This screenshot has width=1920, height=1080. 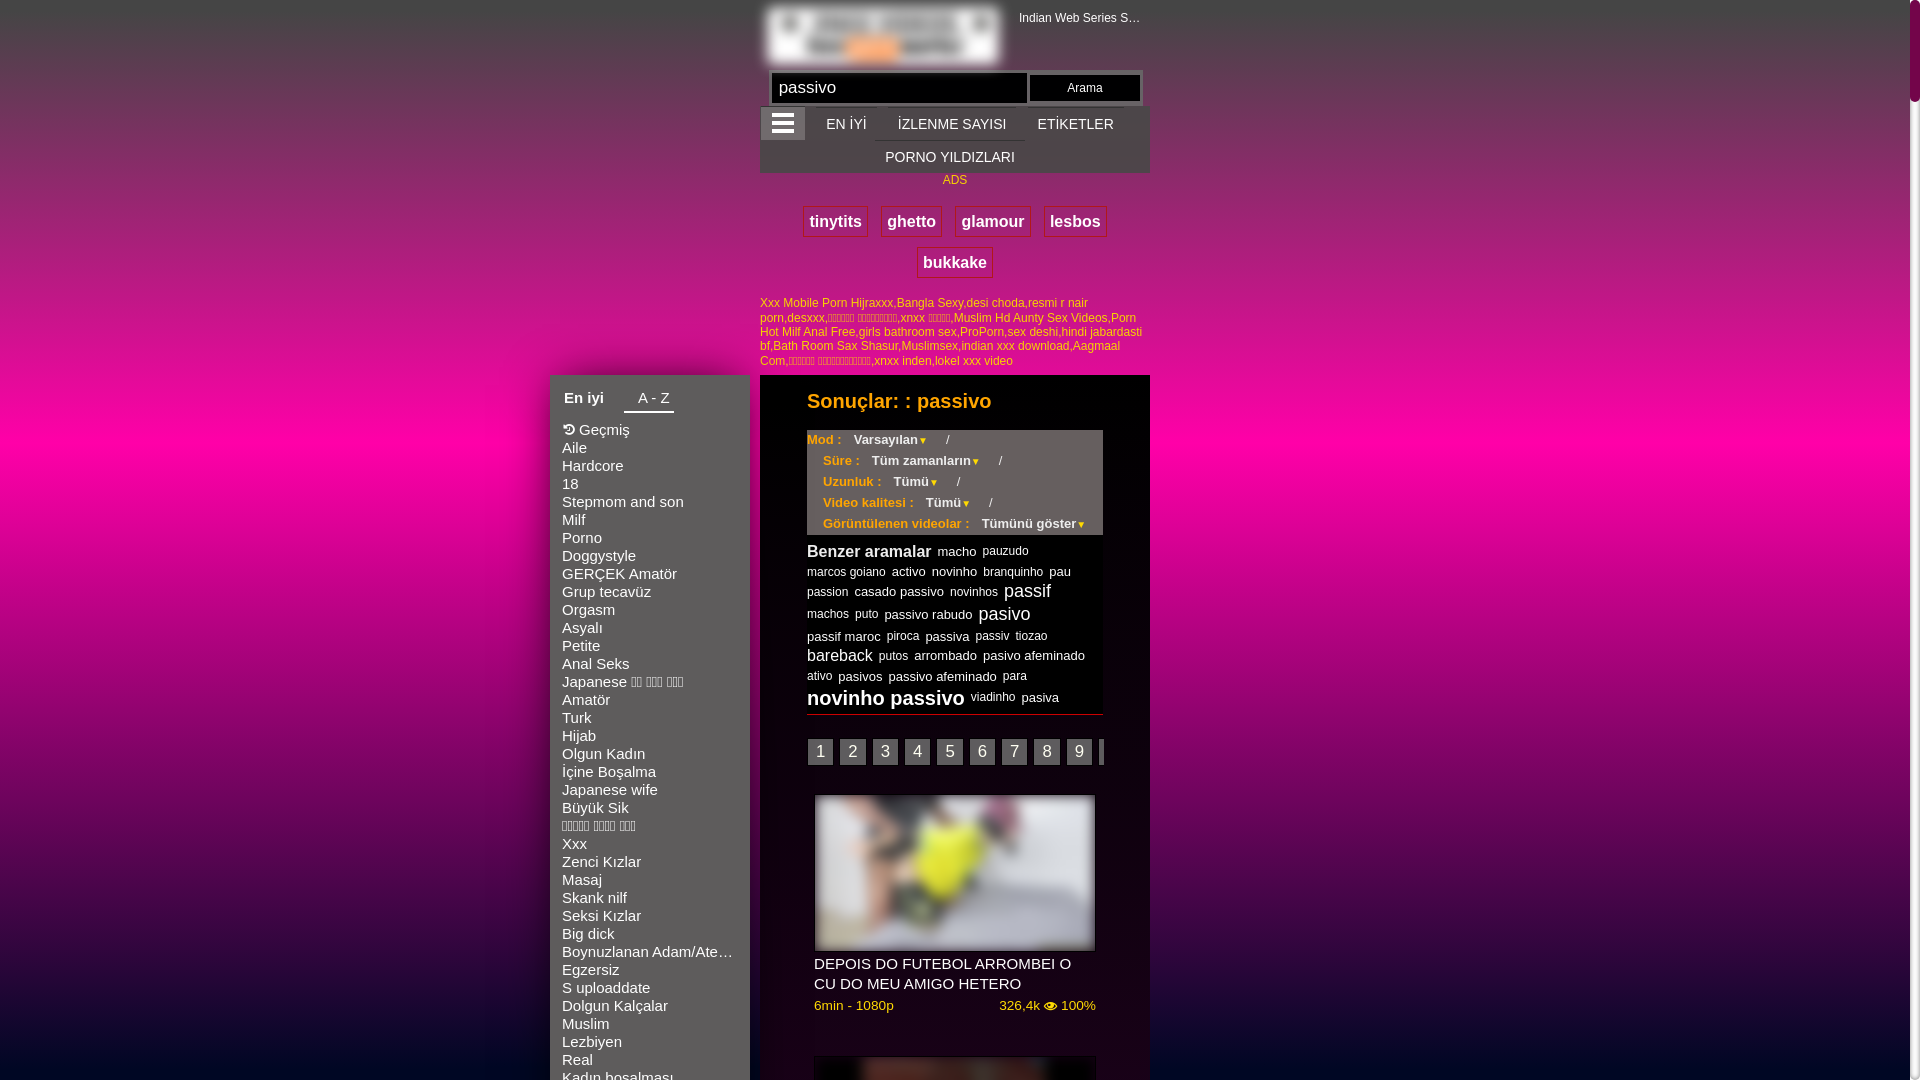 I want to click on 'ETIKETLER', so click(x=1074, y=123).